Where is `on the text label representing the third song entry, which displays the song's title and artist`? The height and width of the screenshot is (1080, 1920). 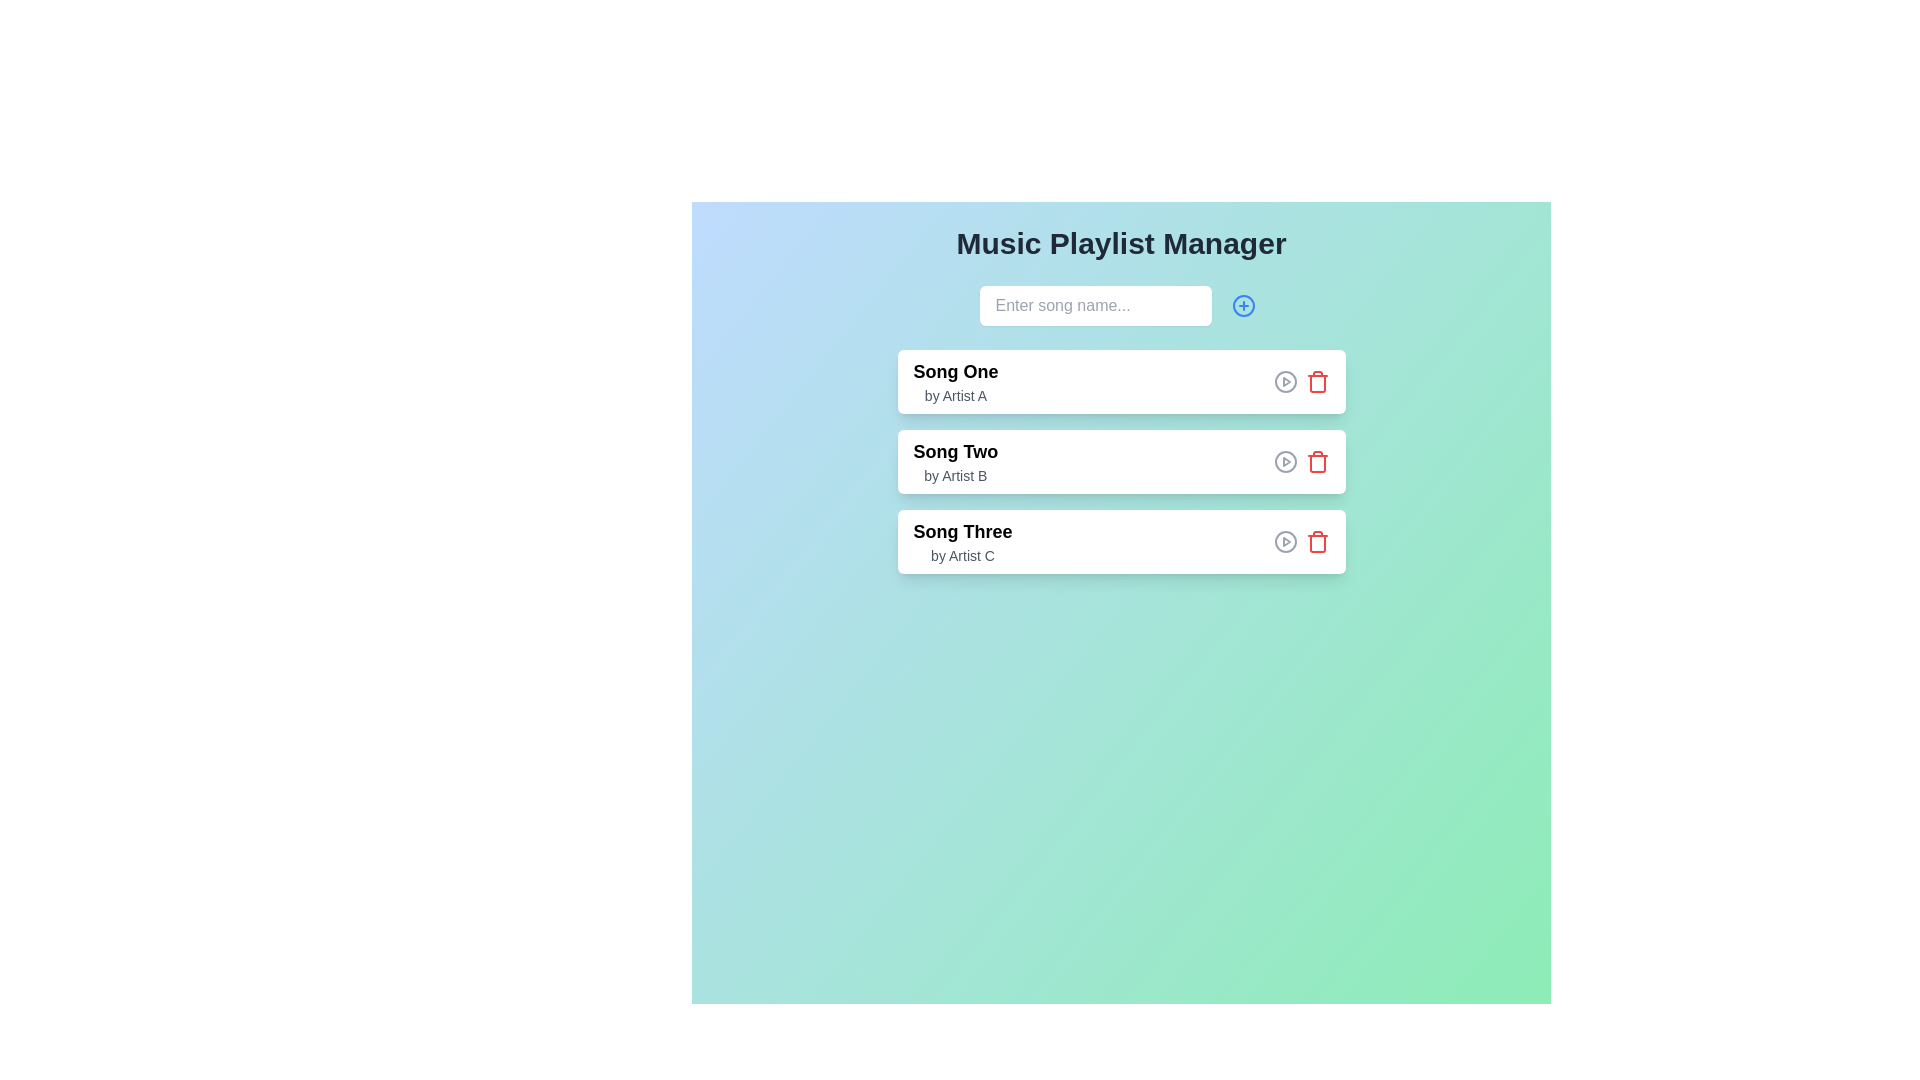
on the text label representing the third song entry, which displays the song's title and artist is located at coordinates (963, 542).